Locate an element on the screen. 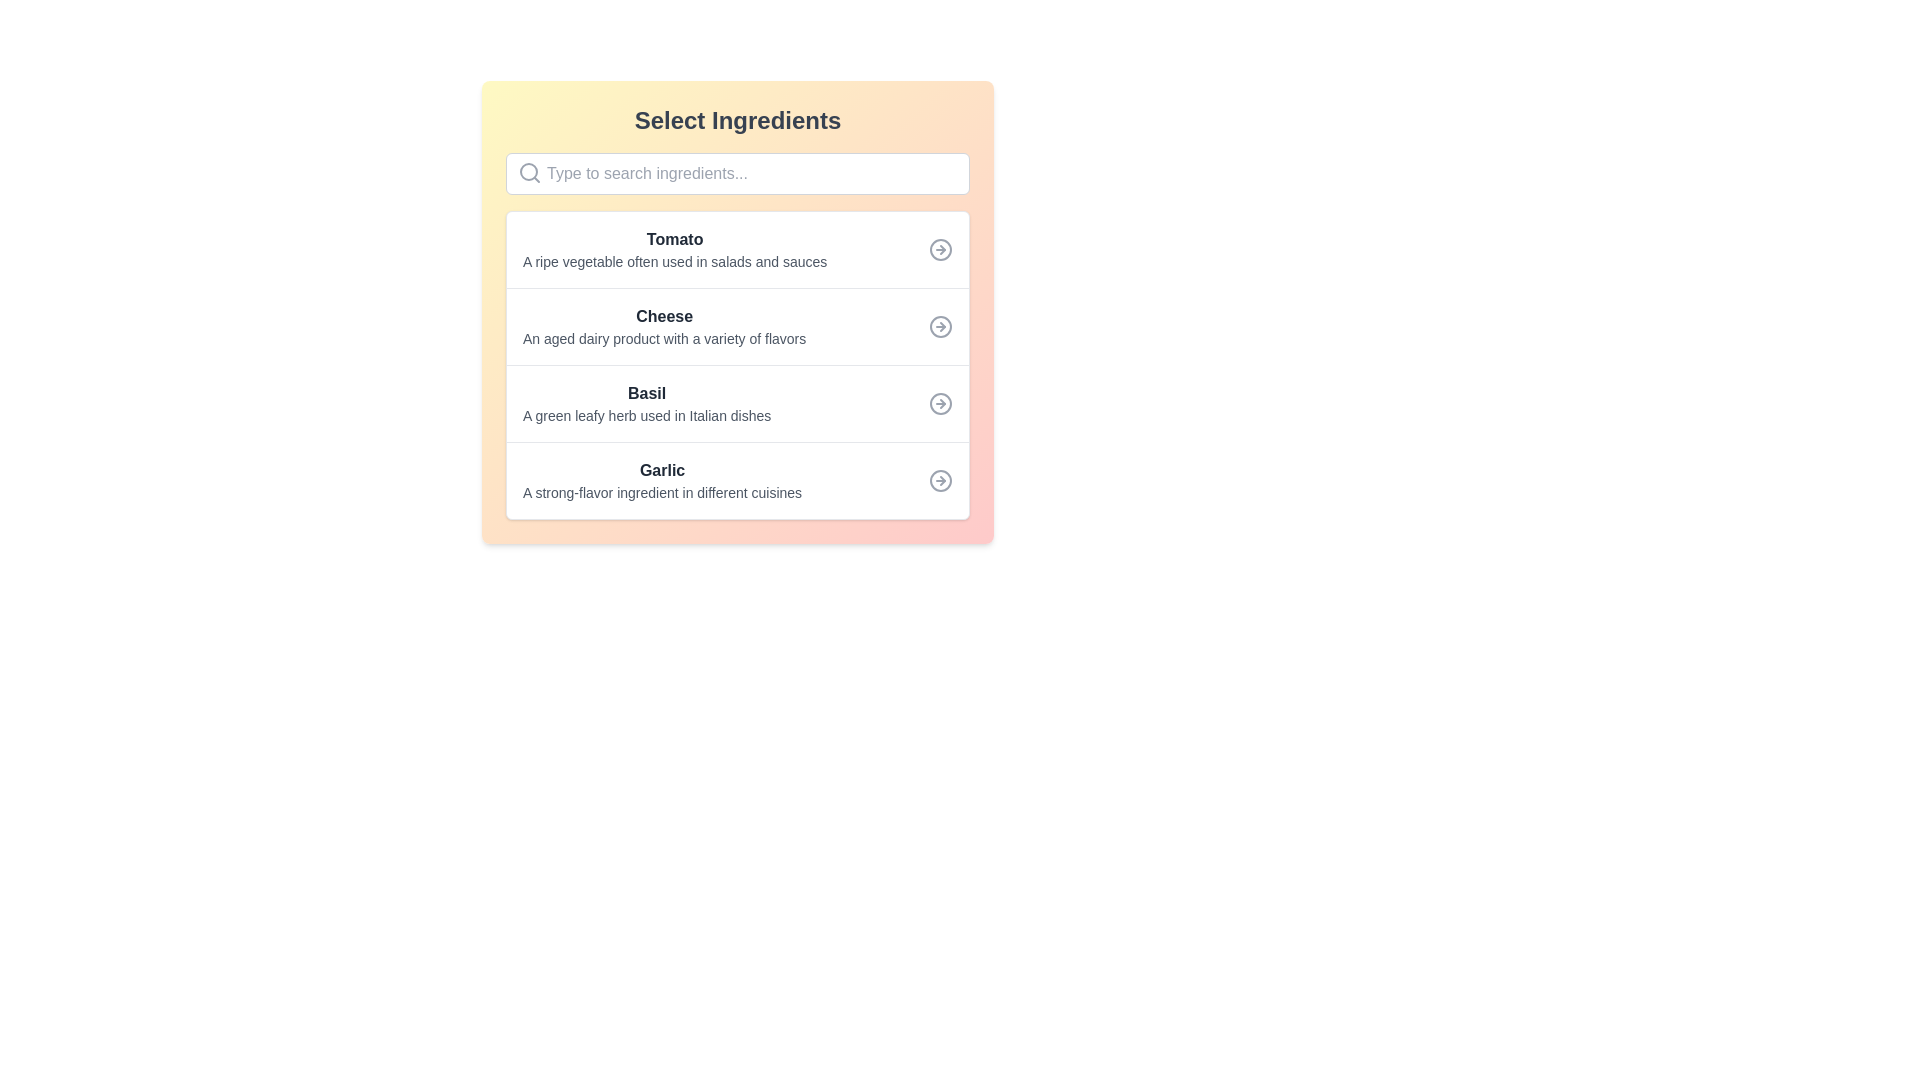  to select the ingredient 'Tomato' from the text block, which consists of a bold title and a smaller description, positioned as the first item in a vertical list below the search bar labeled 'Select Ingredients' is located at coordinates (675, 249).